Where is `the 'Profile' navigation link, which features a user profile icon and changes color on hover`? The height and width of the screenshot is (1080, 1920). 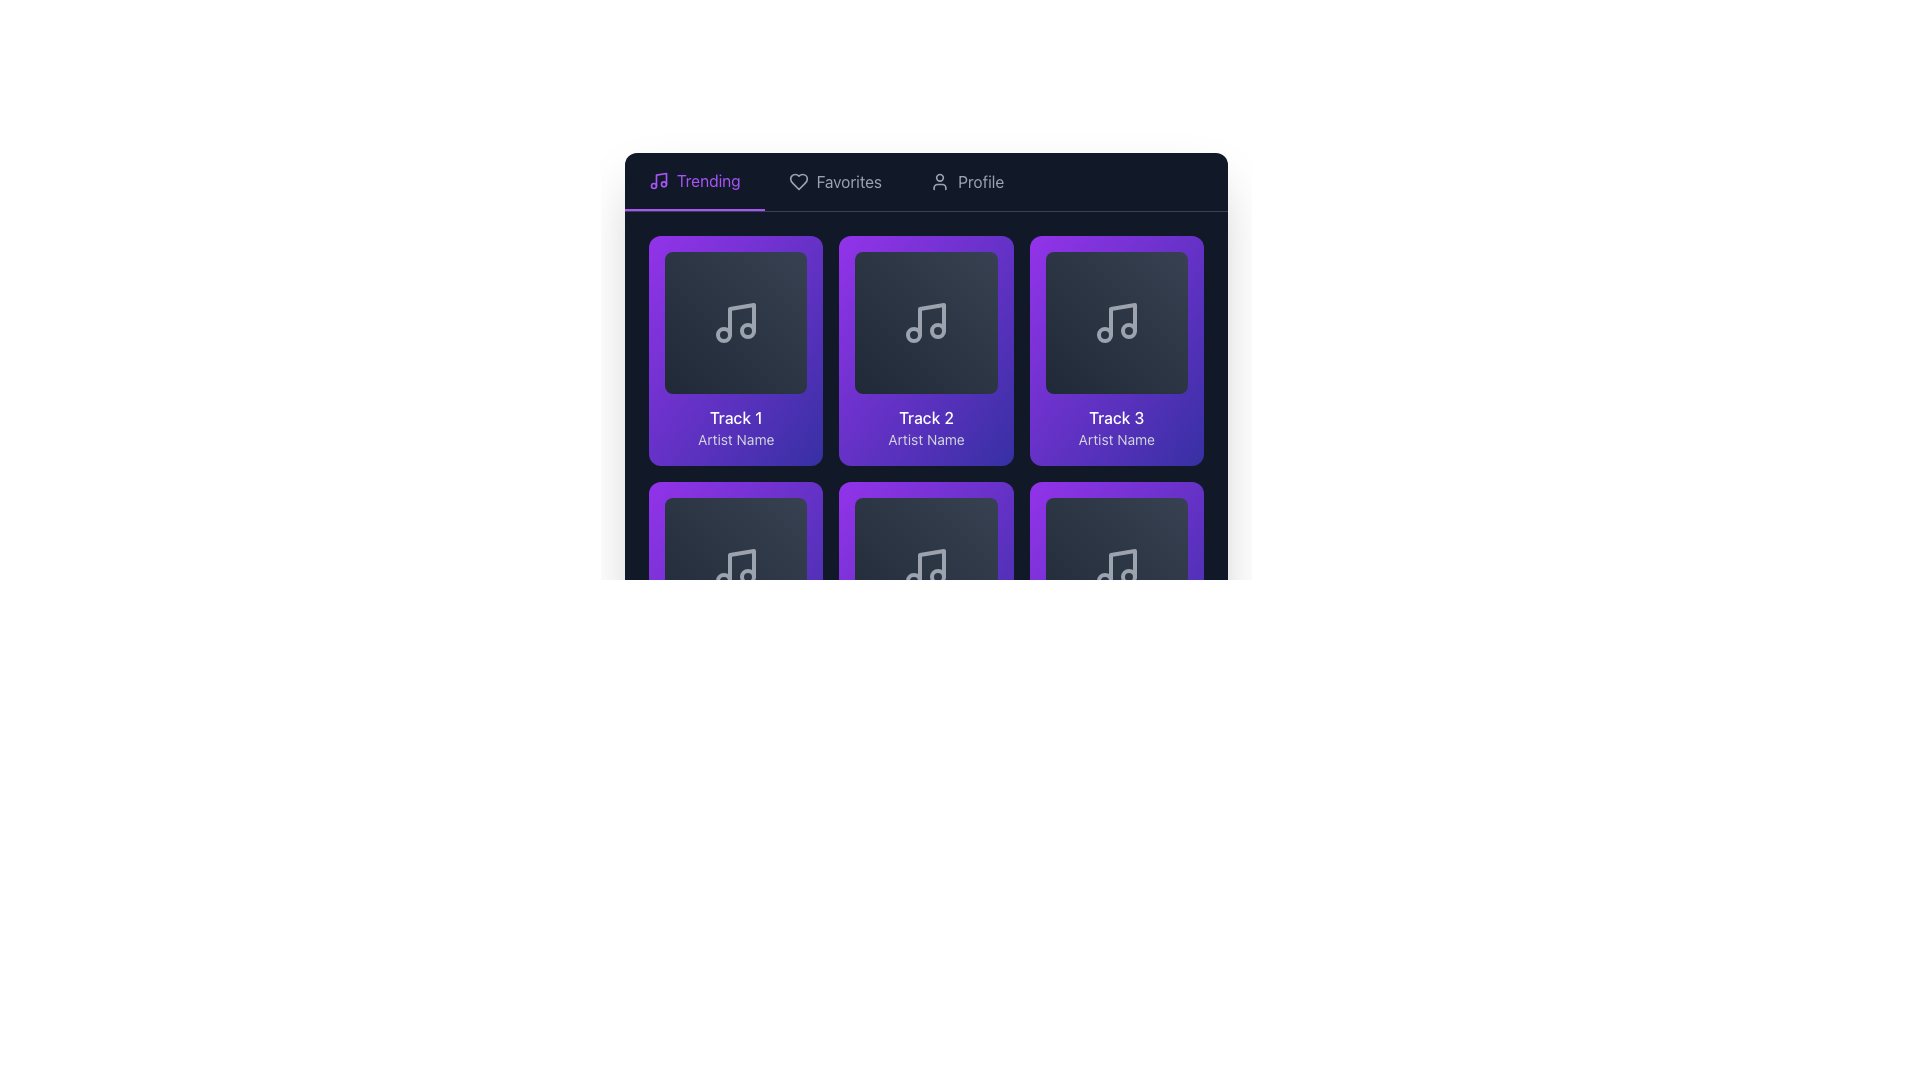 the 'Profile' navigation link, which features a user profile icon and changes color on hover is located at coordinates (967, 181).